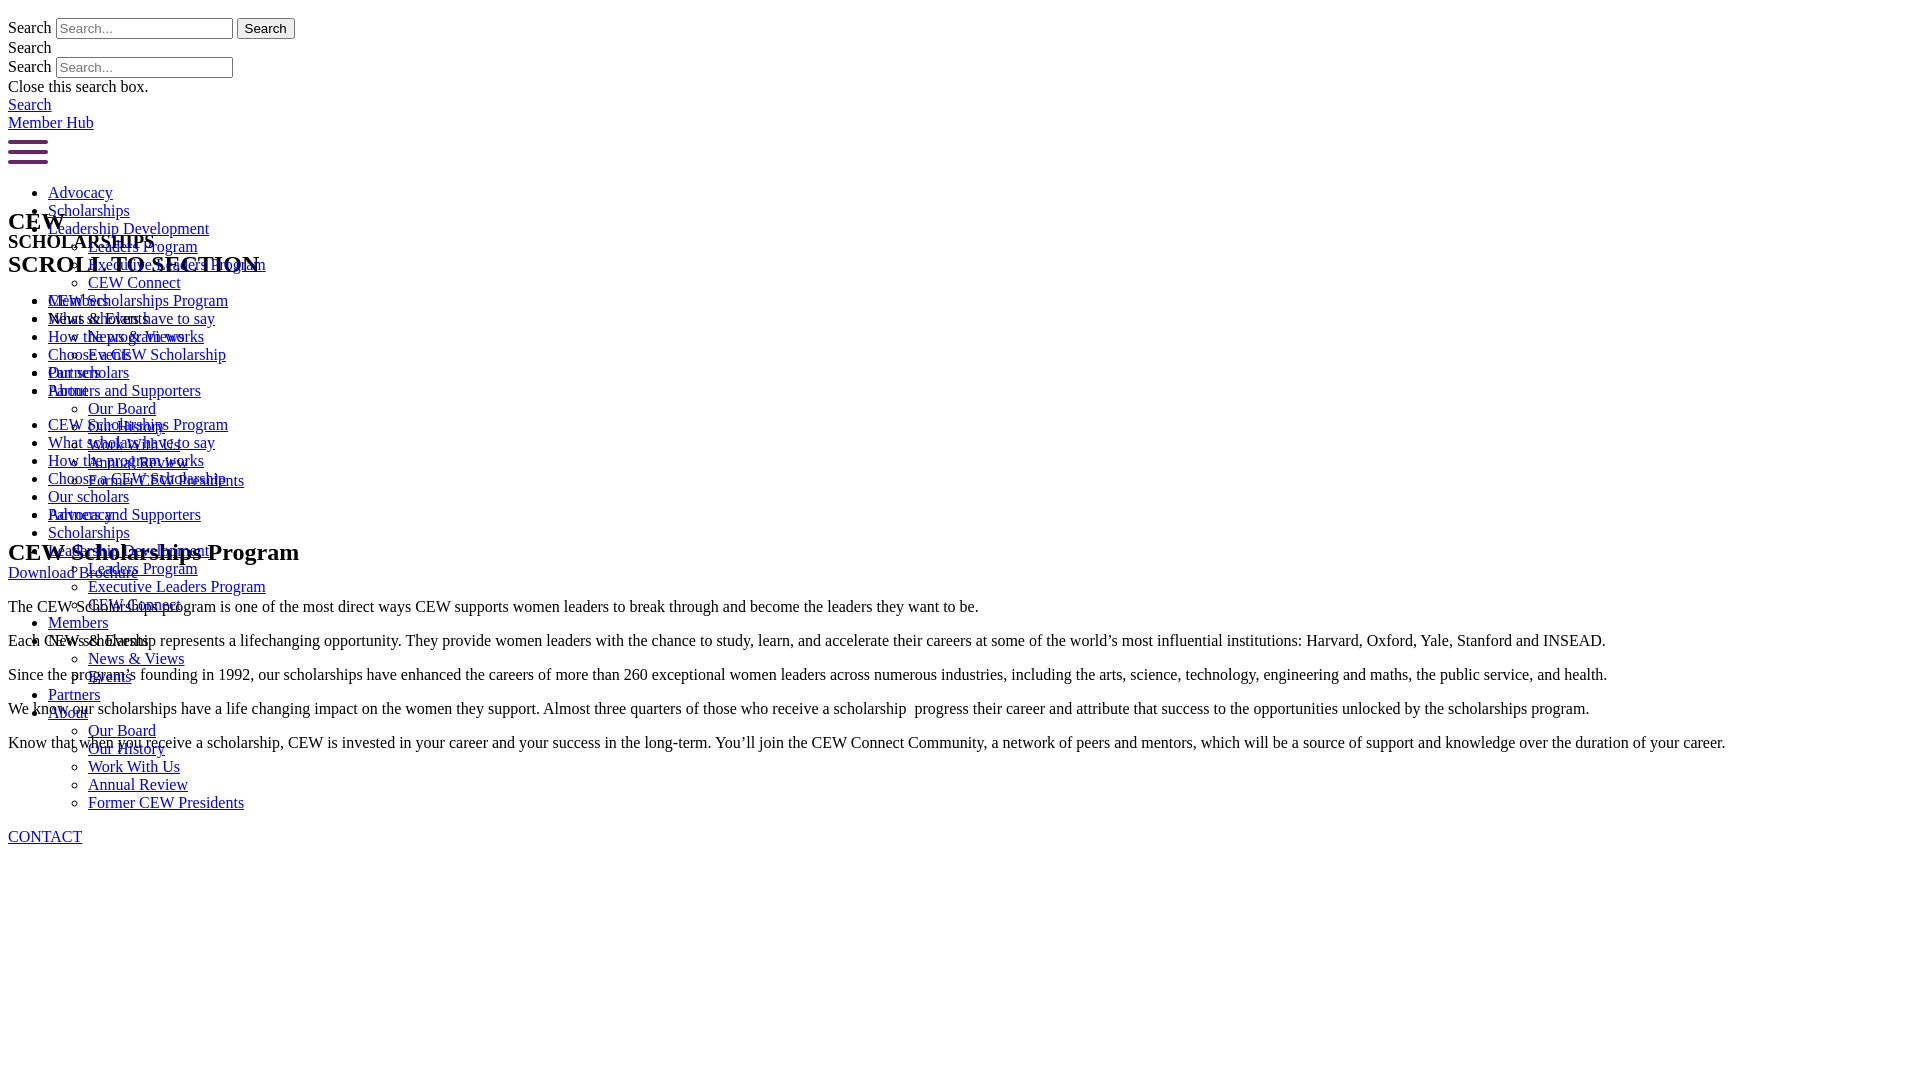 This screenshot has height=1080, width=1920. Describe the element at coordinates (136, 478) in the screenshot. I see `'Choose a CEW Scholarship'` at that location.